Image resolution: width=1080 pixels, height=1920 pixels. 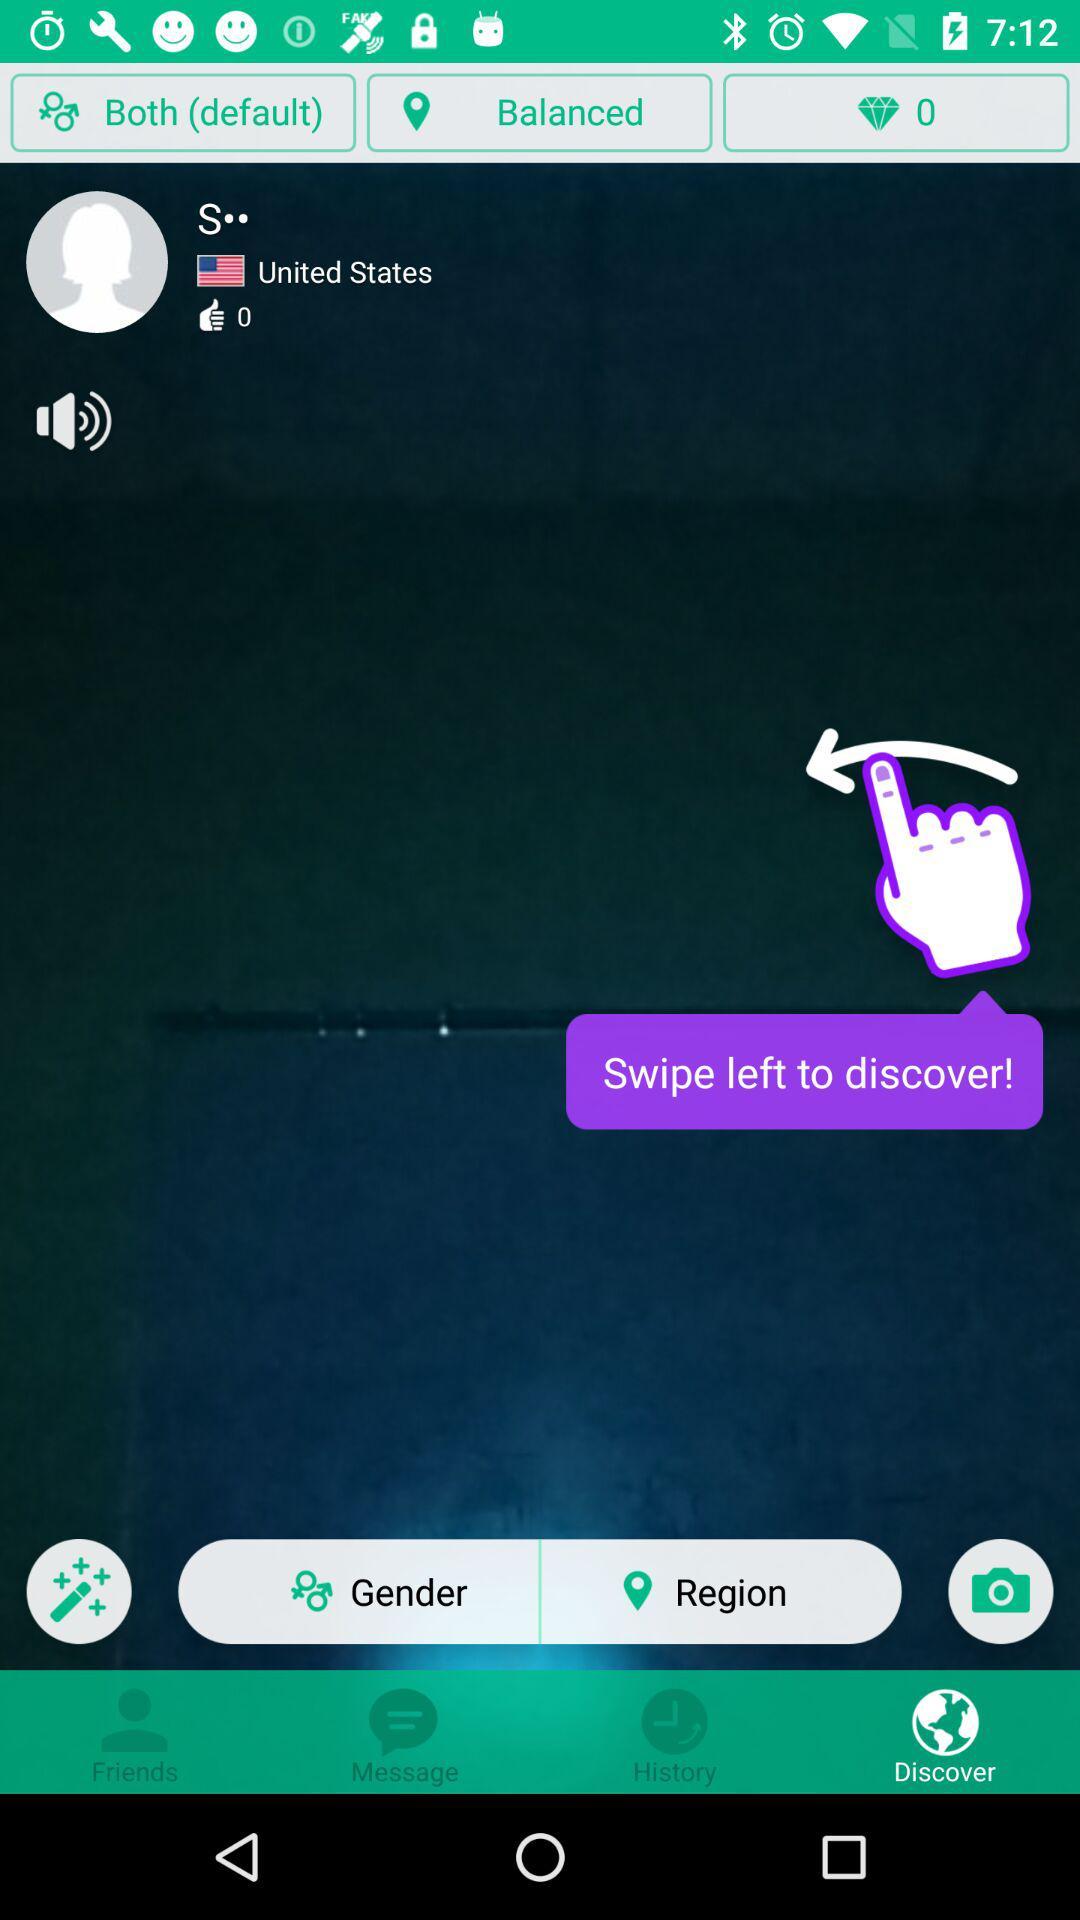 I want to click on open profile pic, so click(x=97, y=261).